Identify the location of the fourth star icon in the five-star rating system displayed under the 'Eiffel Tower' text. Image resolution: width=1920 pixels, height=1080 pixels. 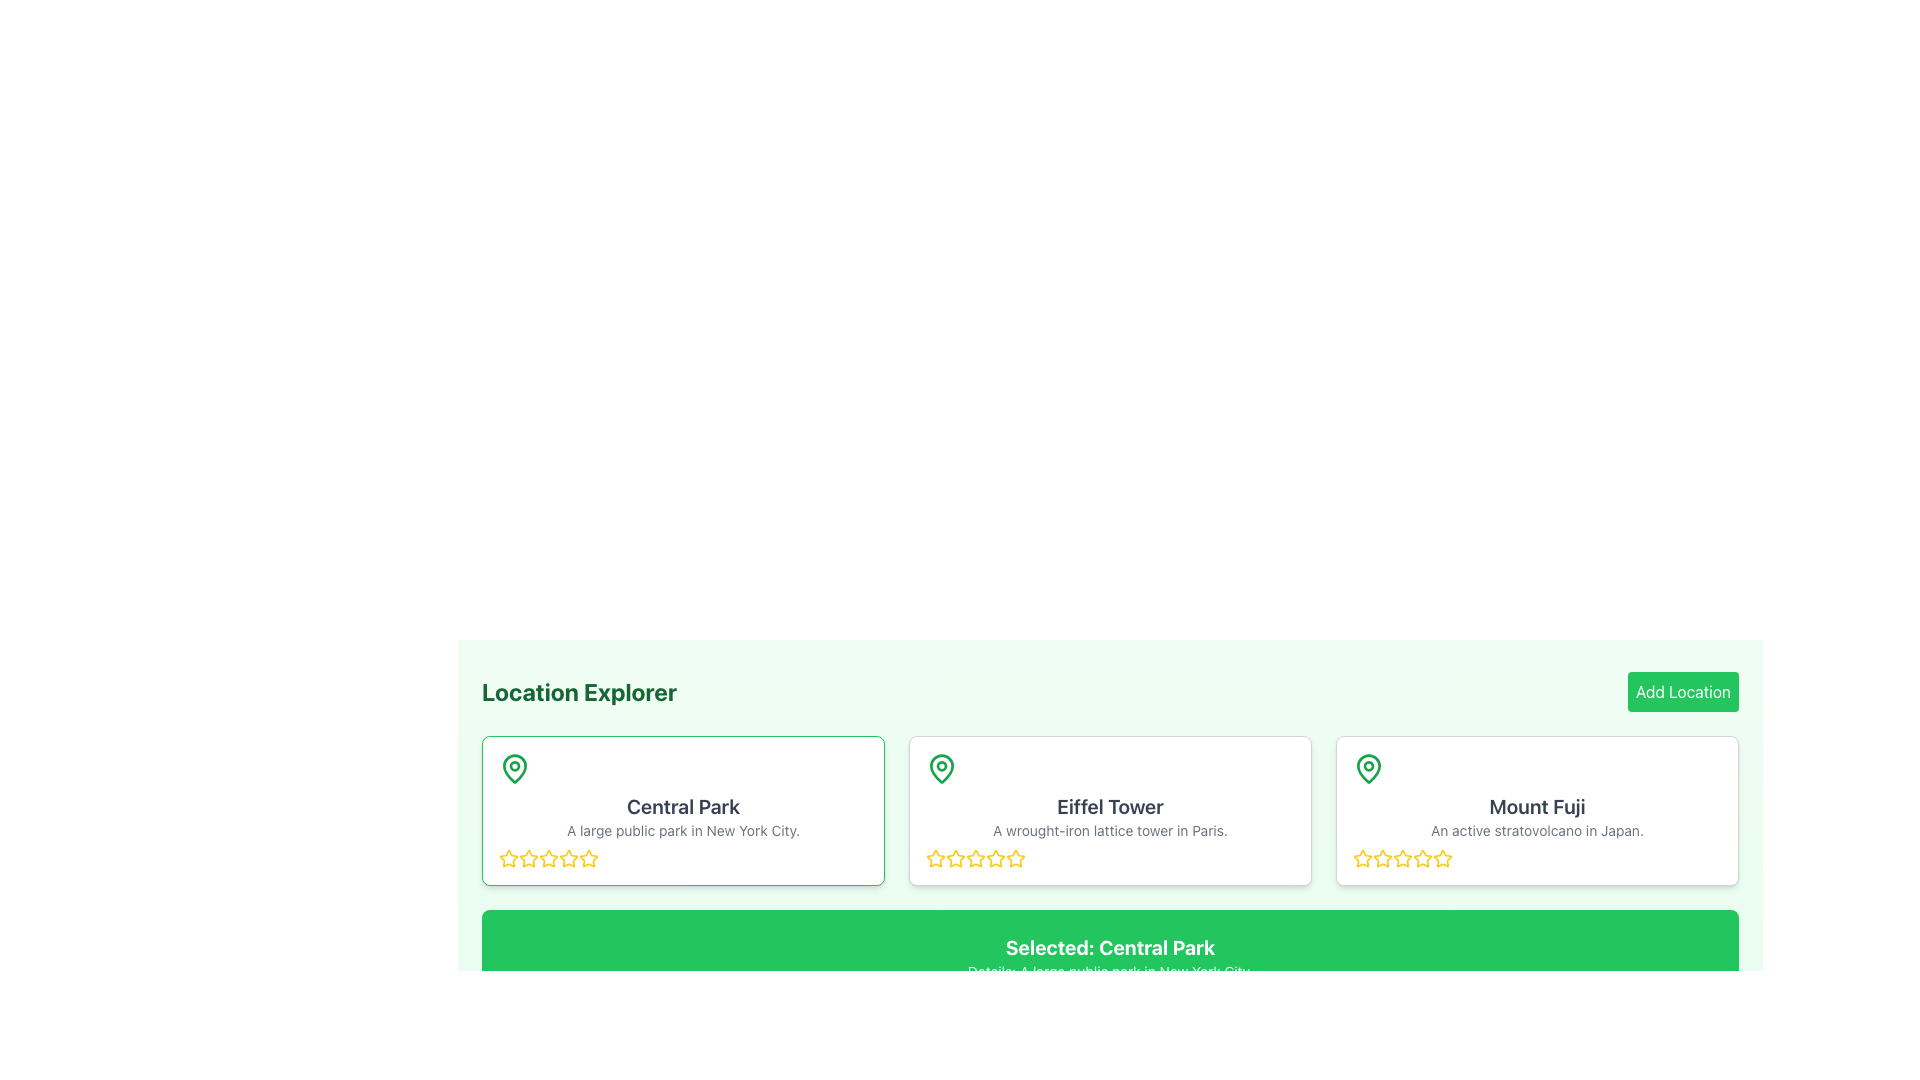
(1016, 858).